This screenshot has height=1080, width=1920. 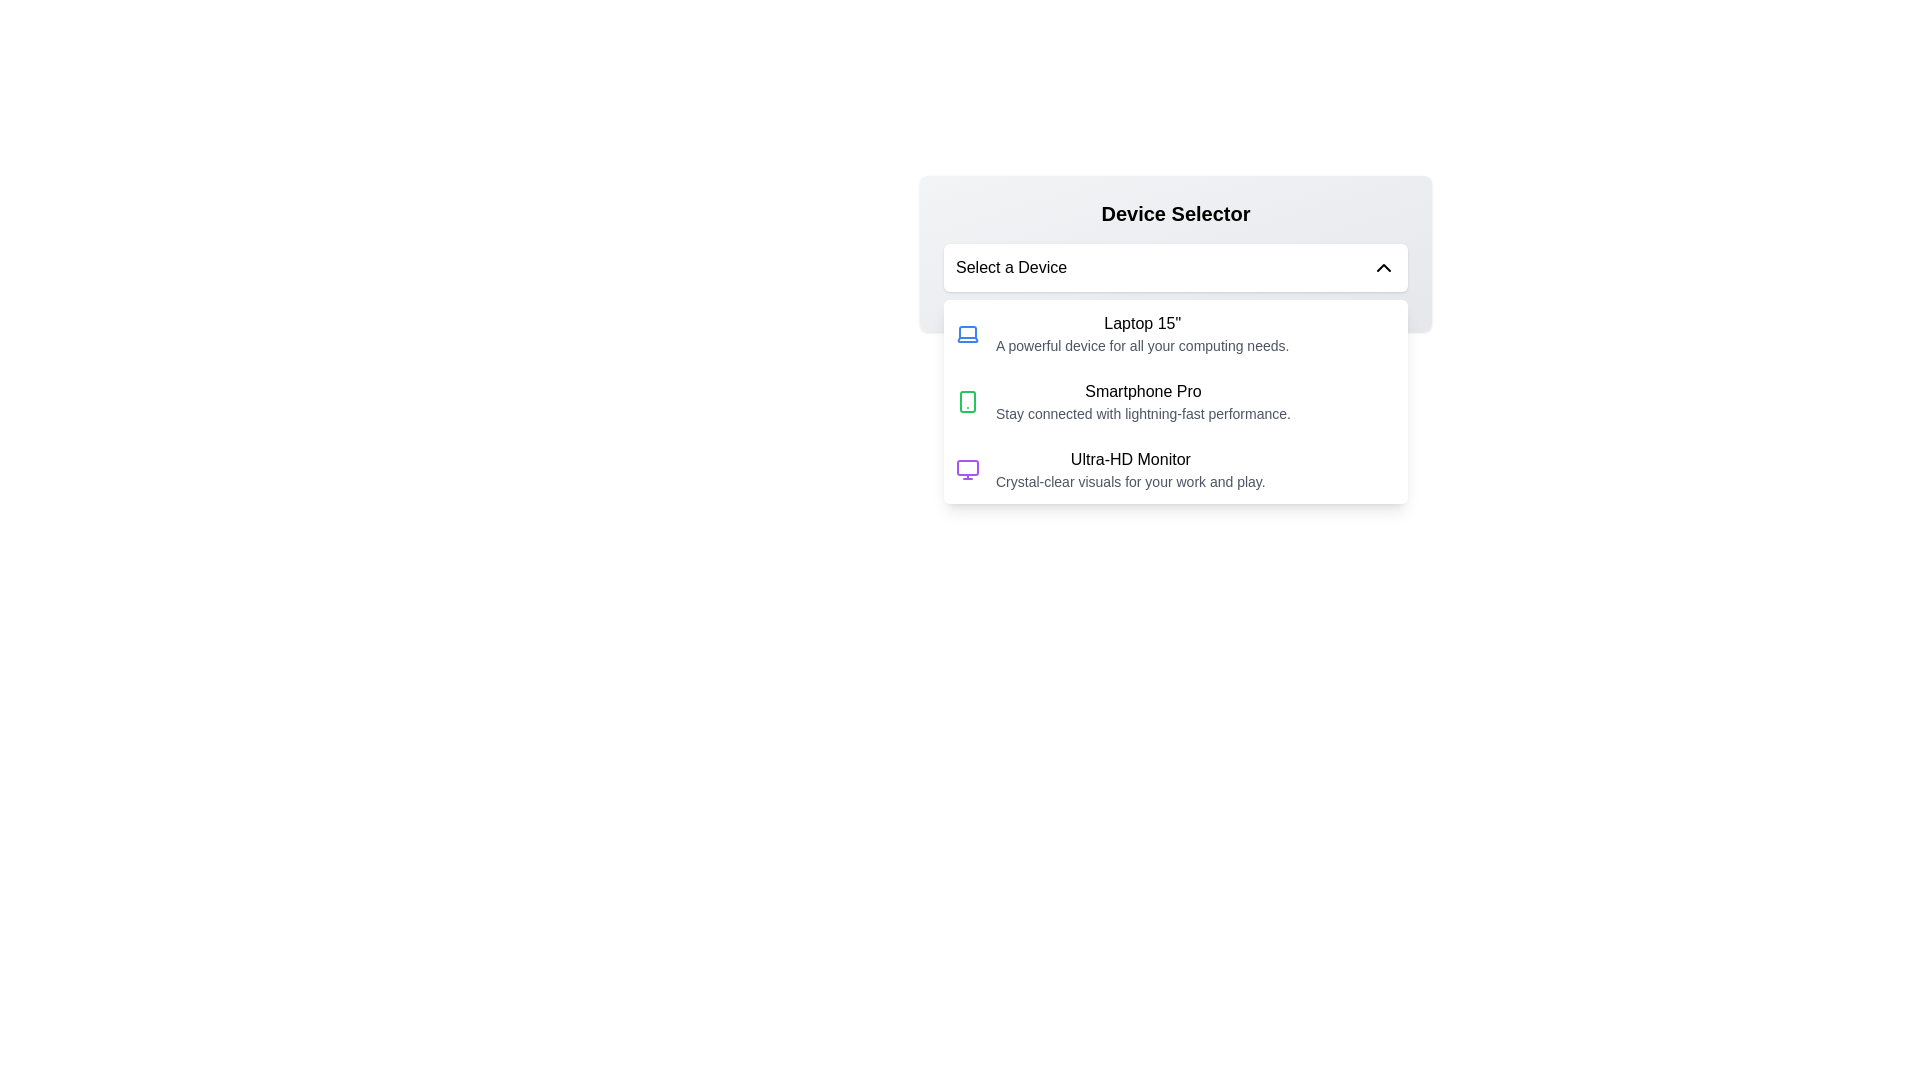 What do you see at coordinates (1130, 459) in the screenshot?
I see `the text label reading 'Ultra-HD Monitor' which is located in the 'Device Selector' dropdown, above the description 'Crystal-clear visuals for your work and play.'` at bounding box center [1130, 459].